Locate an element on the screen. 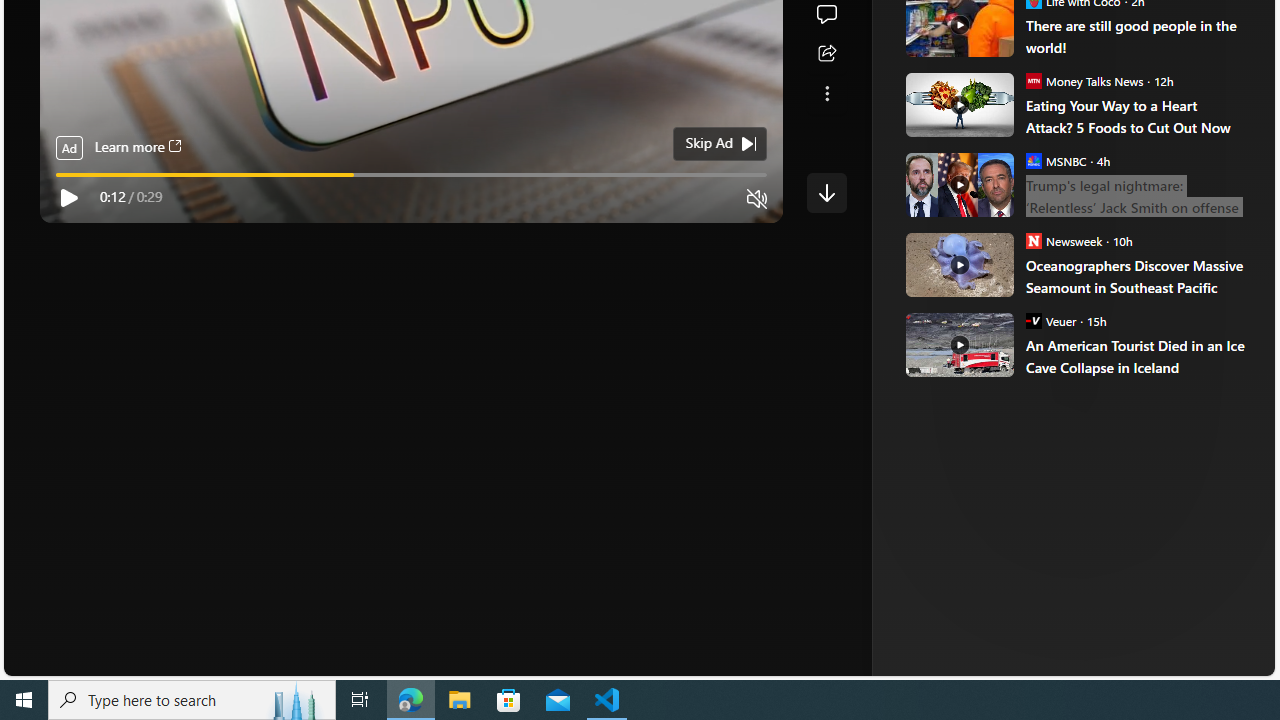 This screenshot has width=1280, height=720. 'video progress bar' is located at coordinates (410, 174).